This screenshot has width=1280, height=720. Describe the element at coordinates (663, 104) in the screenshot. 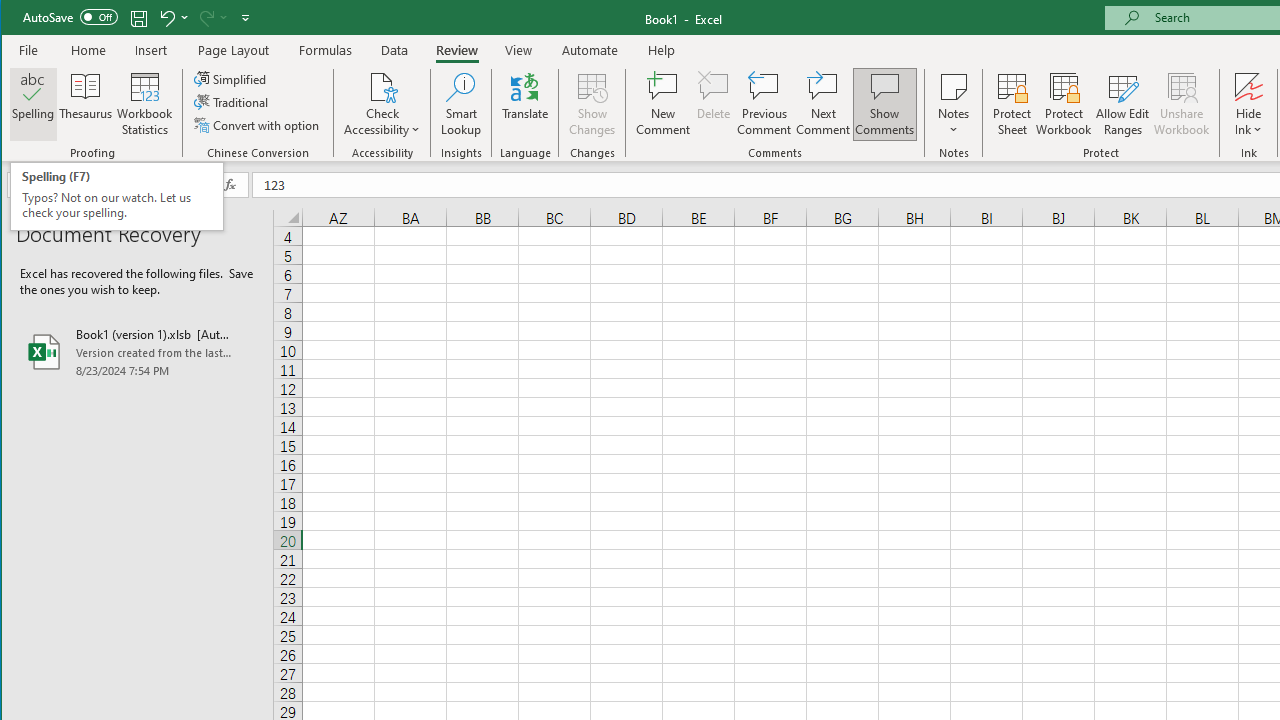

I see `'New Comment'` at that location.